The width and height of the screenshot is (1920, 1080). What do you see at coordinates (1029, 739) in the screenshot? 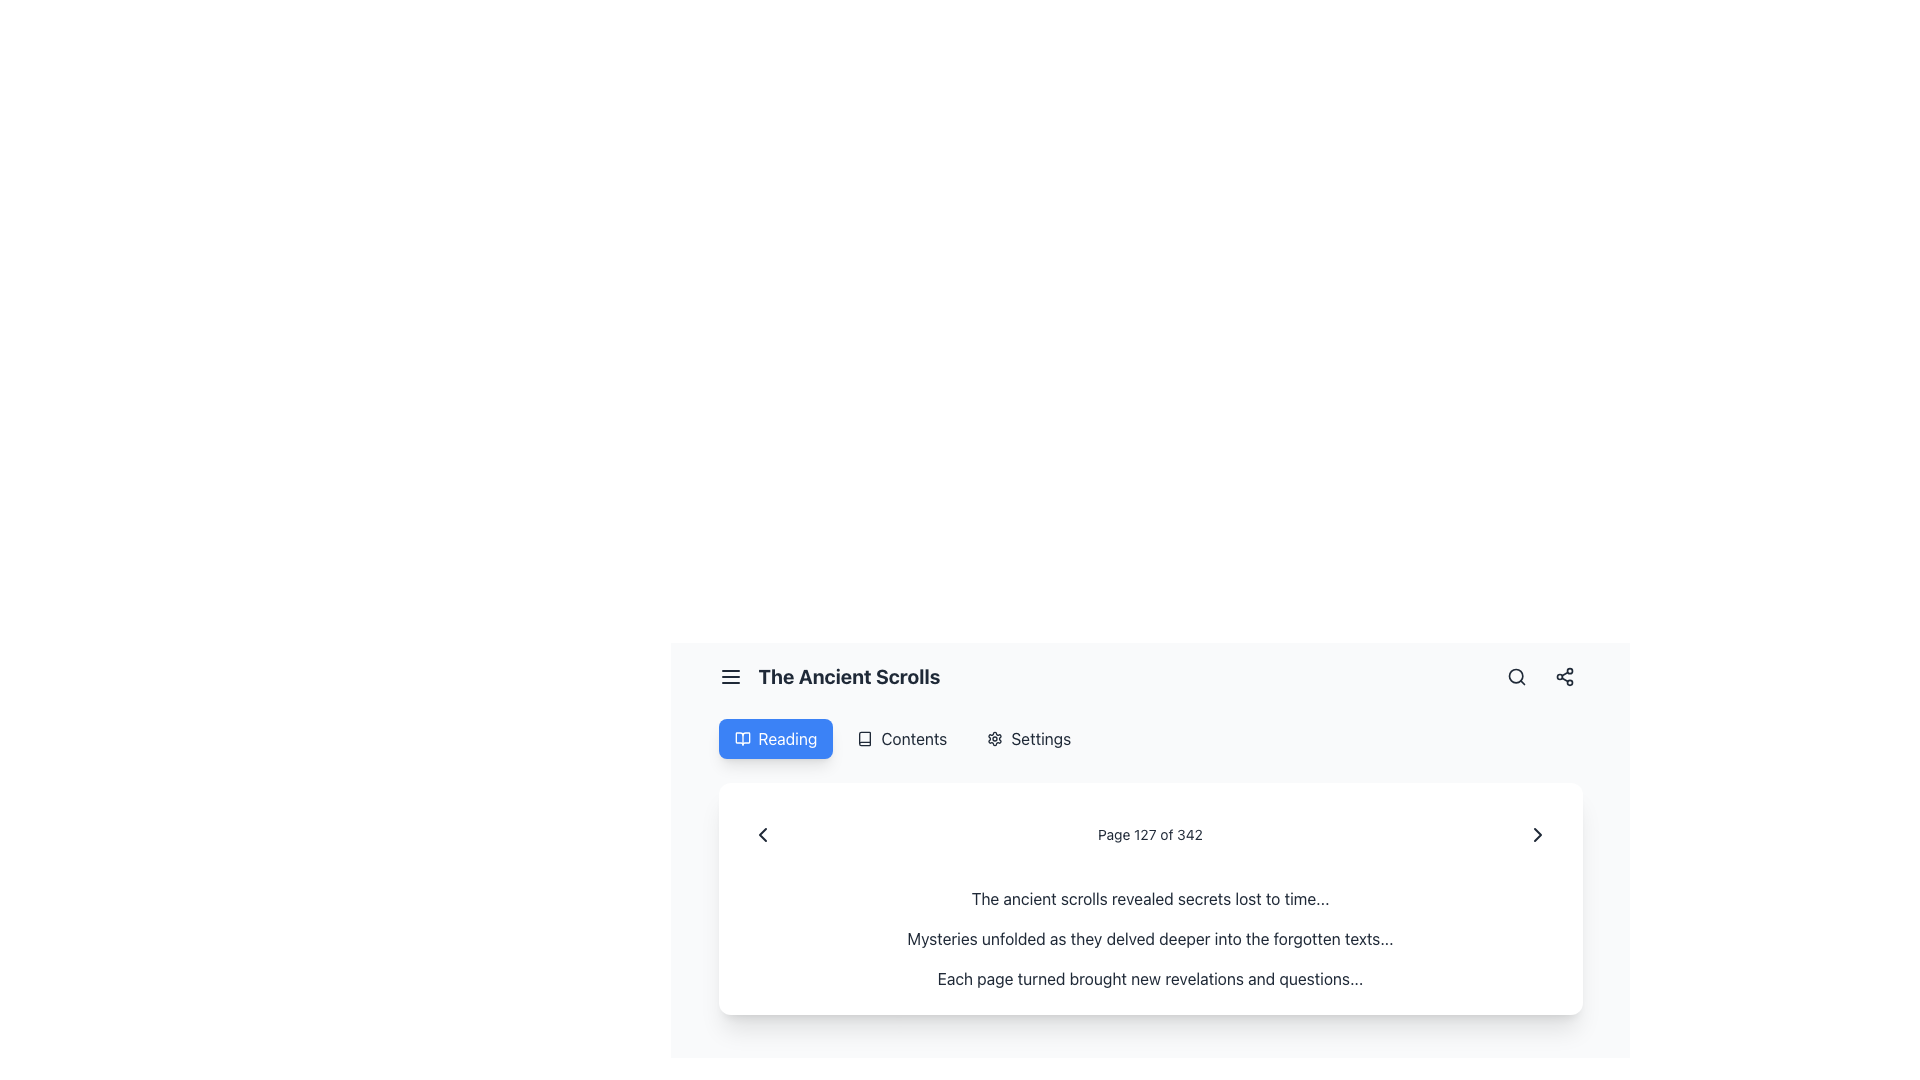
I see `the rightmost button labeled 'Settings' in the top-central section of the layout` at bounding box center [1029, 739].